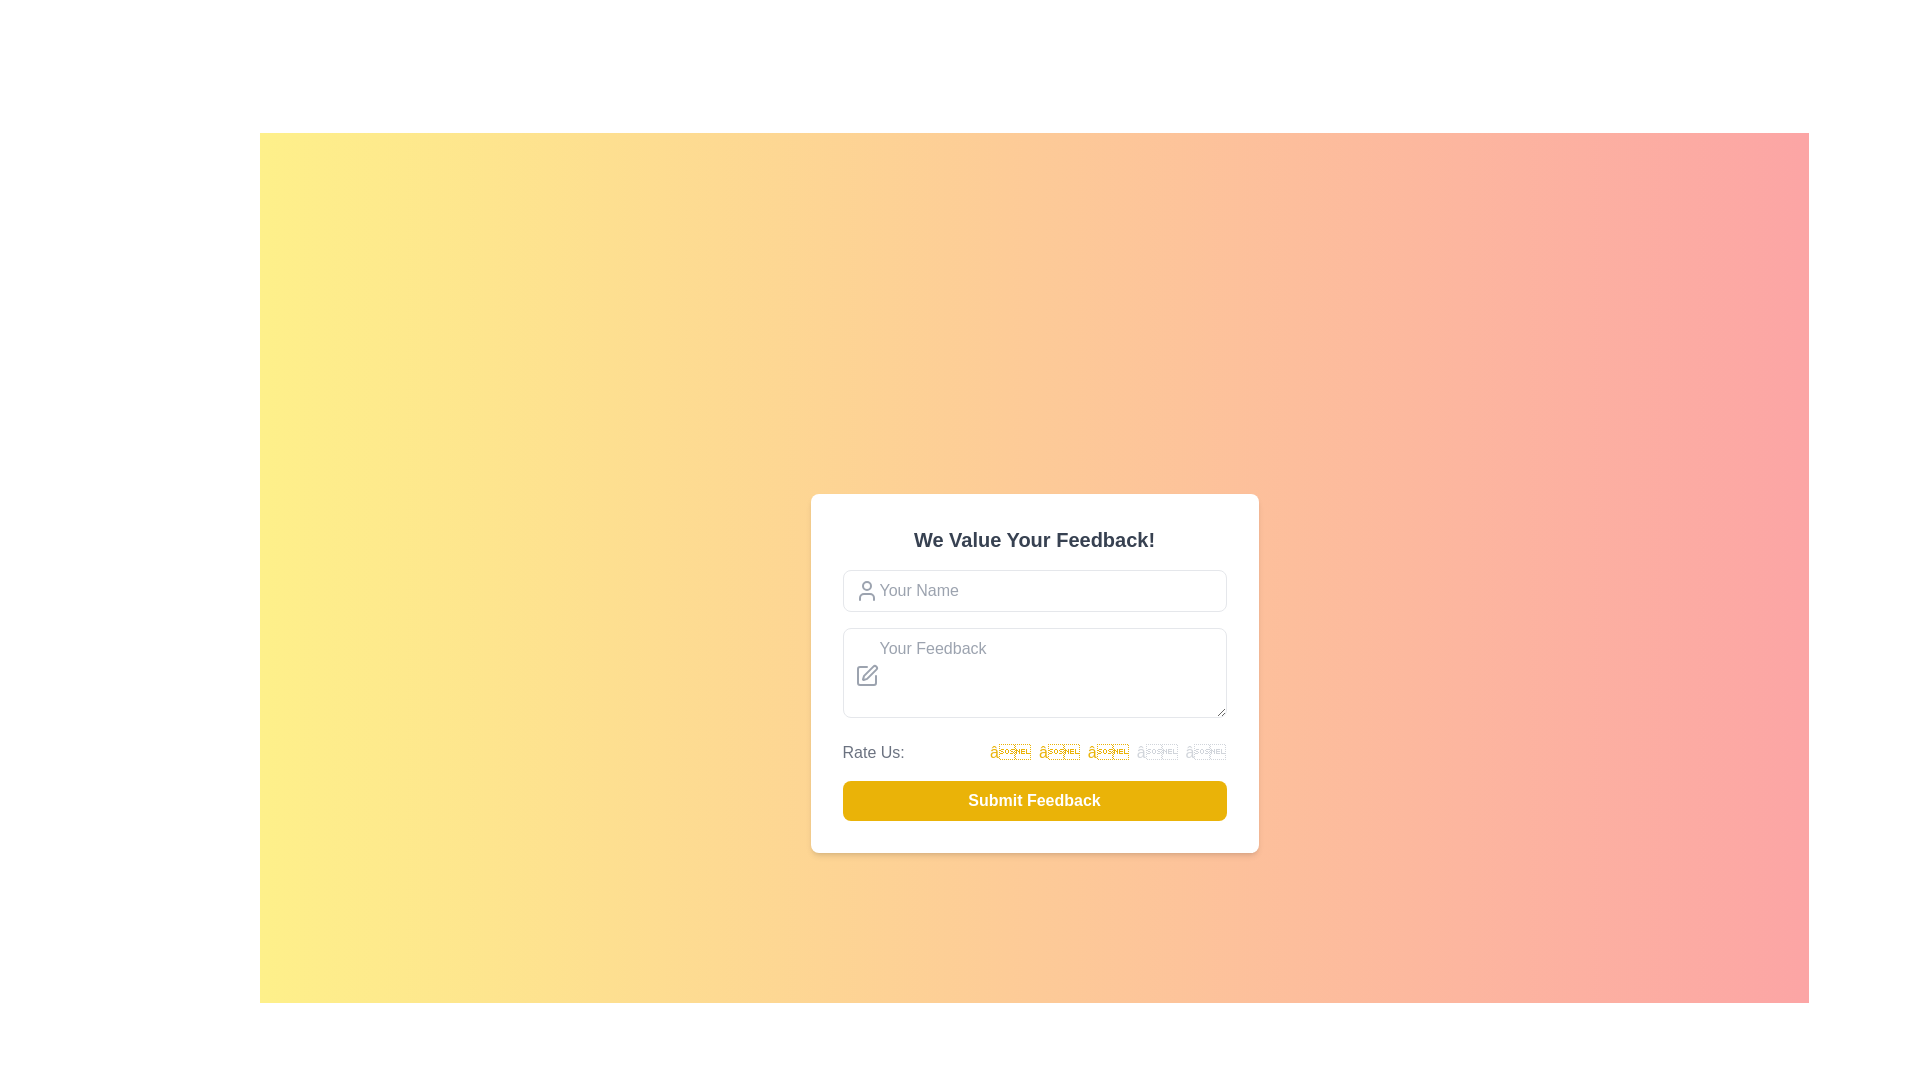 The height and width of the screenshot is (1080, 1920). What do you see at coordinates (1034, 799) in the screenshot?
I see `the 'Submit Feedback' button with a yellow background and white bold text` at bounding box center [1034, 799].